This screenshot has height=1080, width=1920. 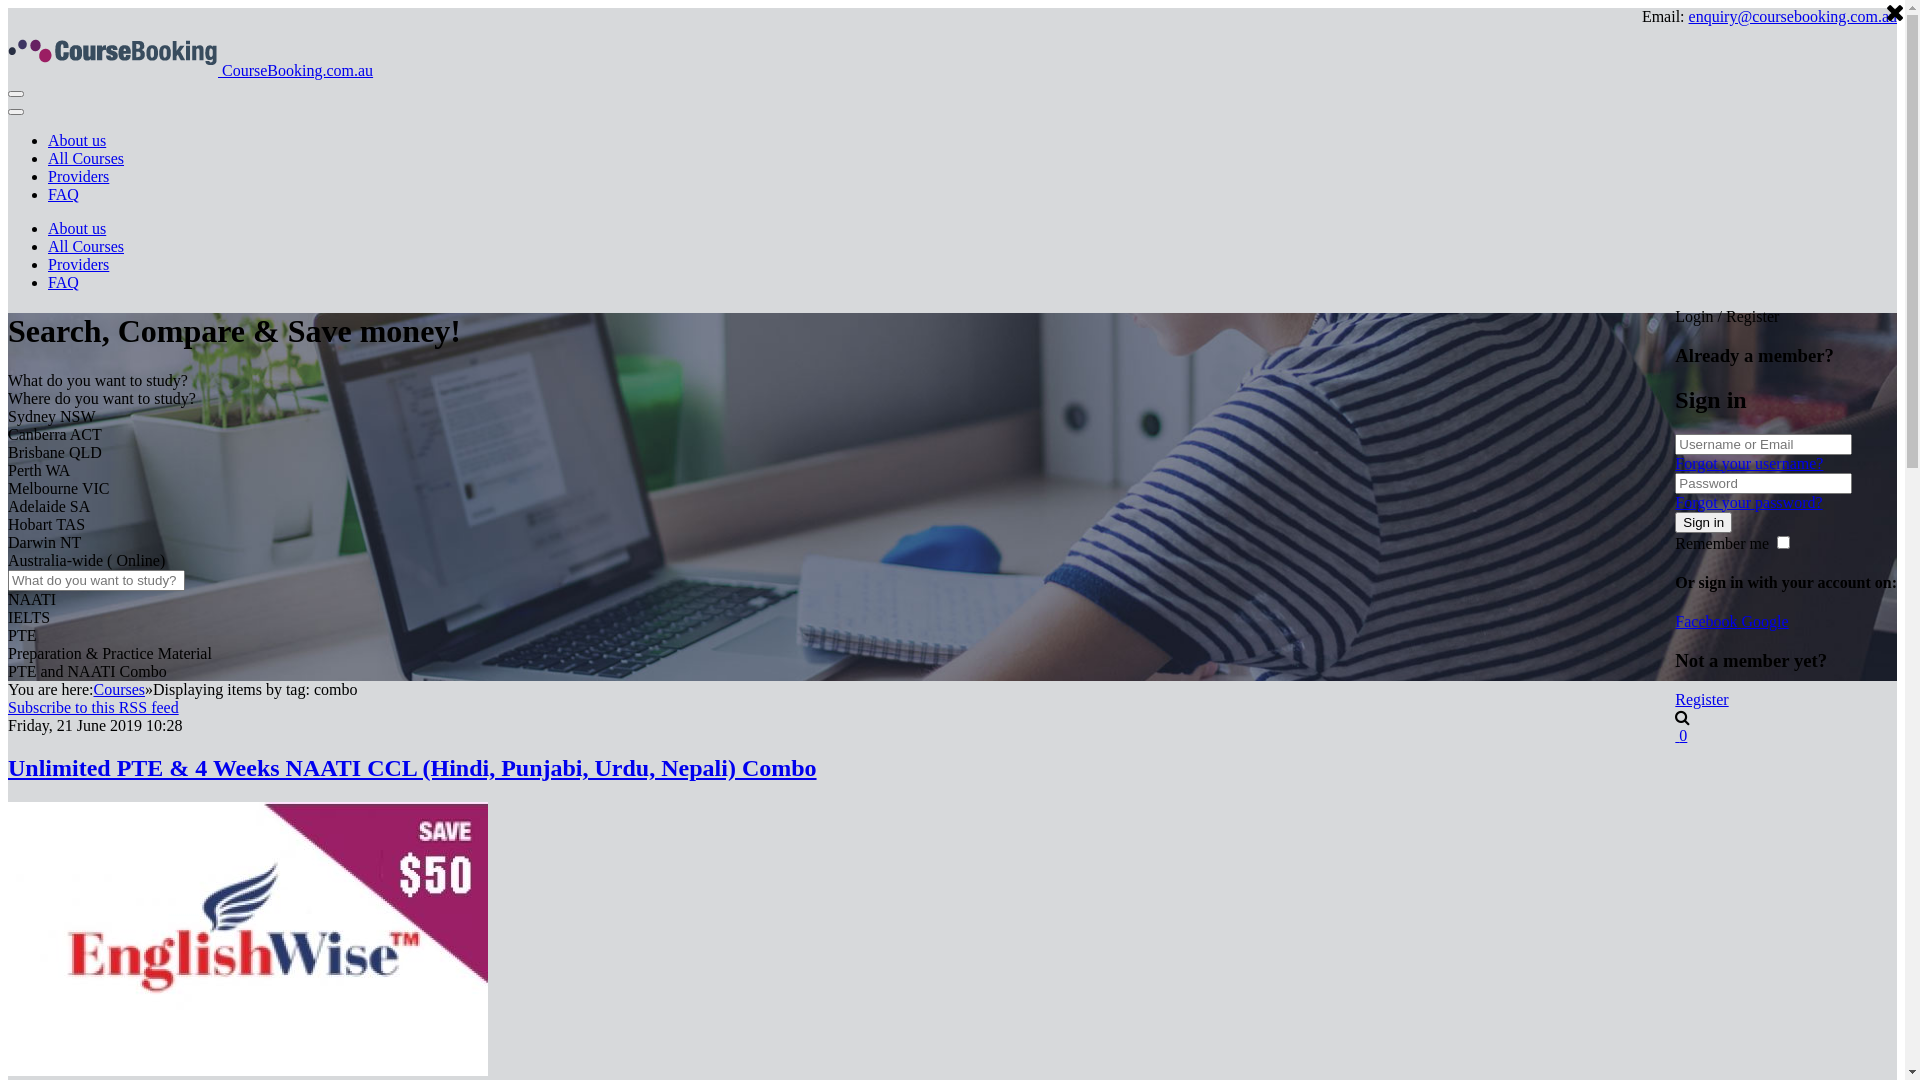 What do you see at coordinates (63, 194) in the screenshot?
I see `'FAQ'` at bounding box center [63, 194].